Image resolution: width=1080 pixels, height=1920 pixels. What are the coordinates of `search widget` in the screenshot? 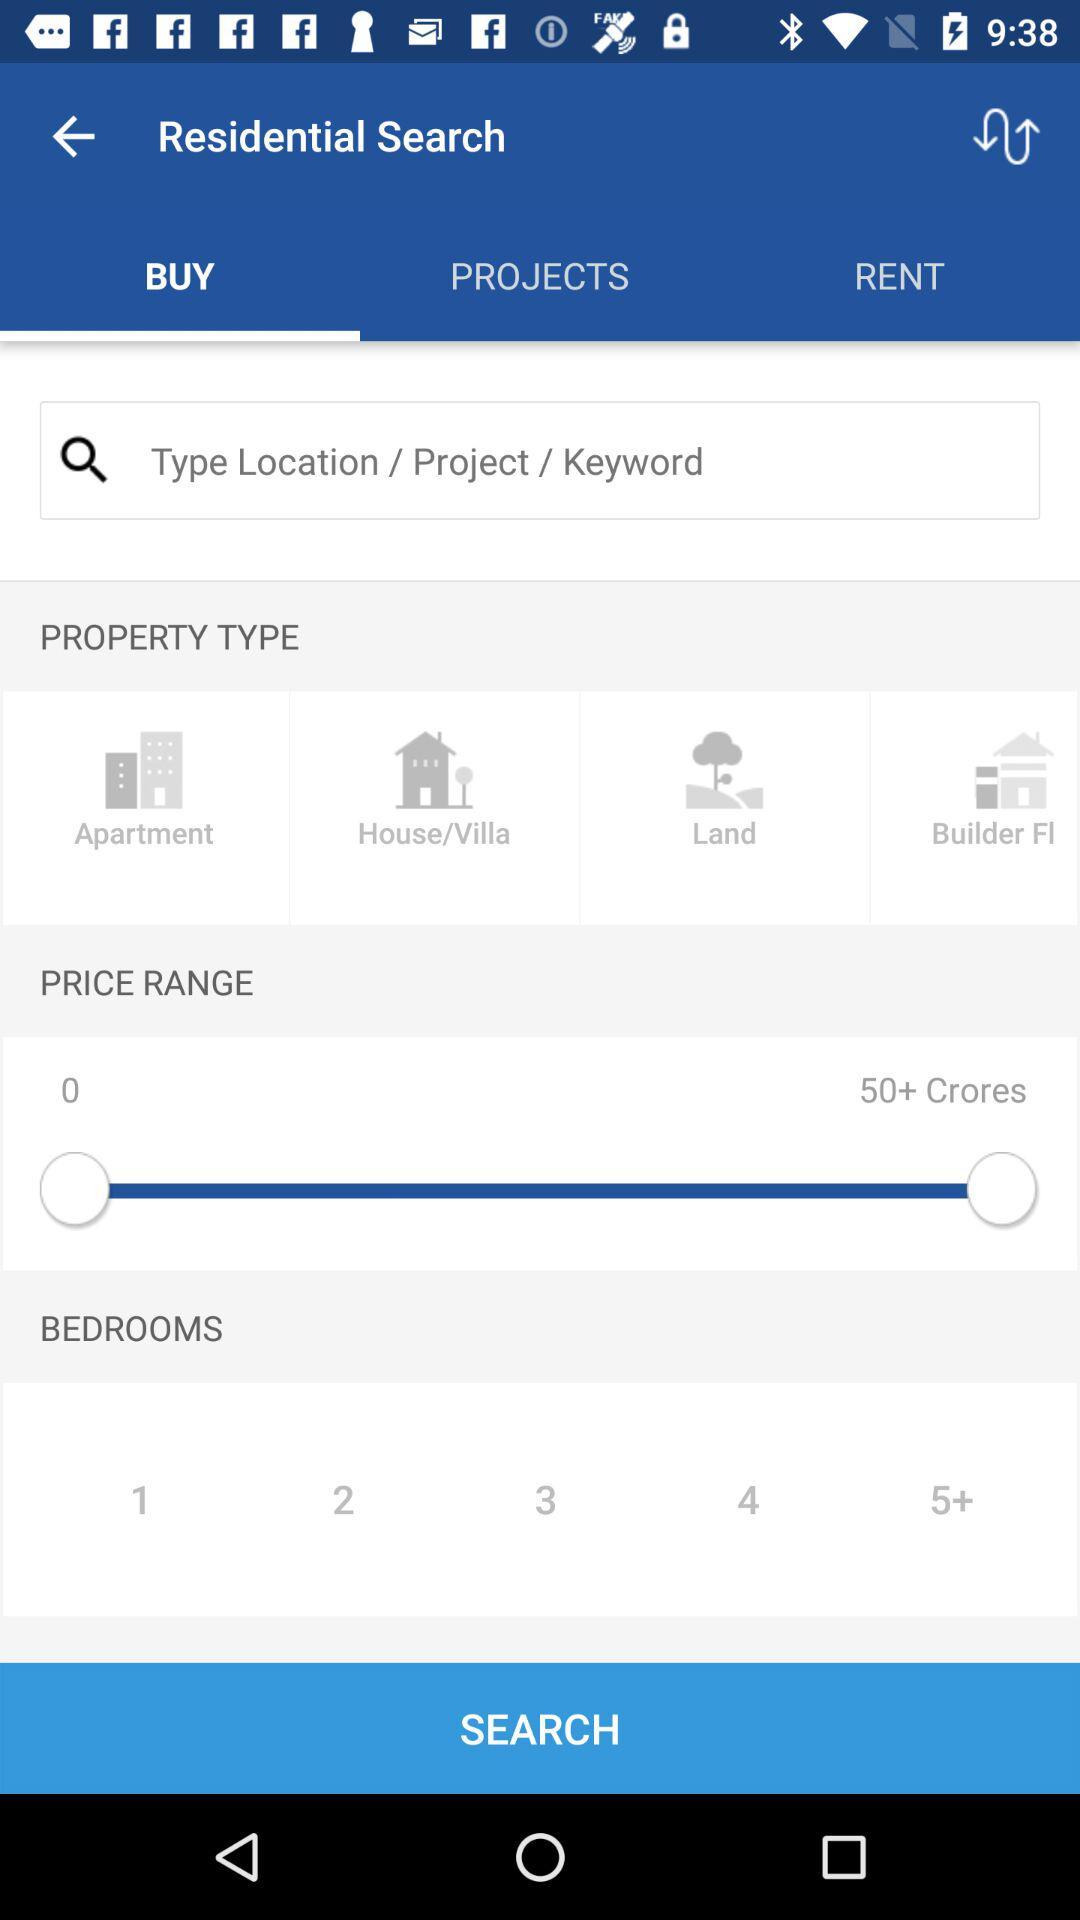 It's located at (578, 459).